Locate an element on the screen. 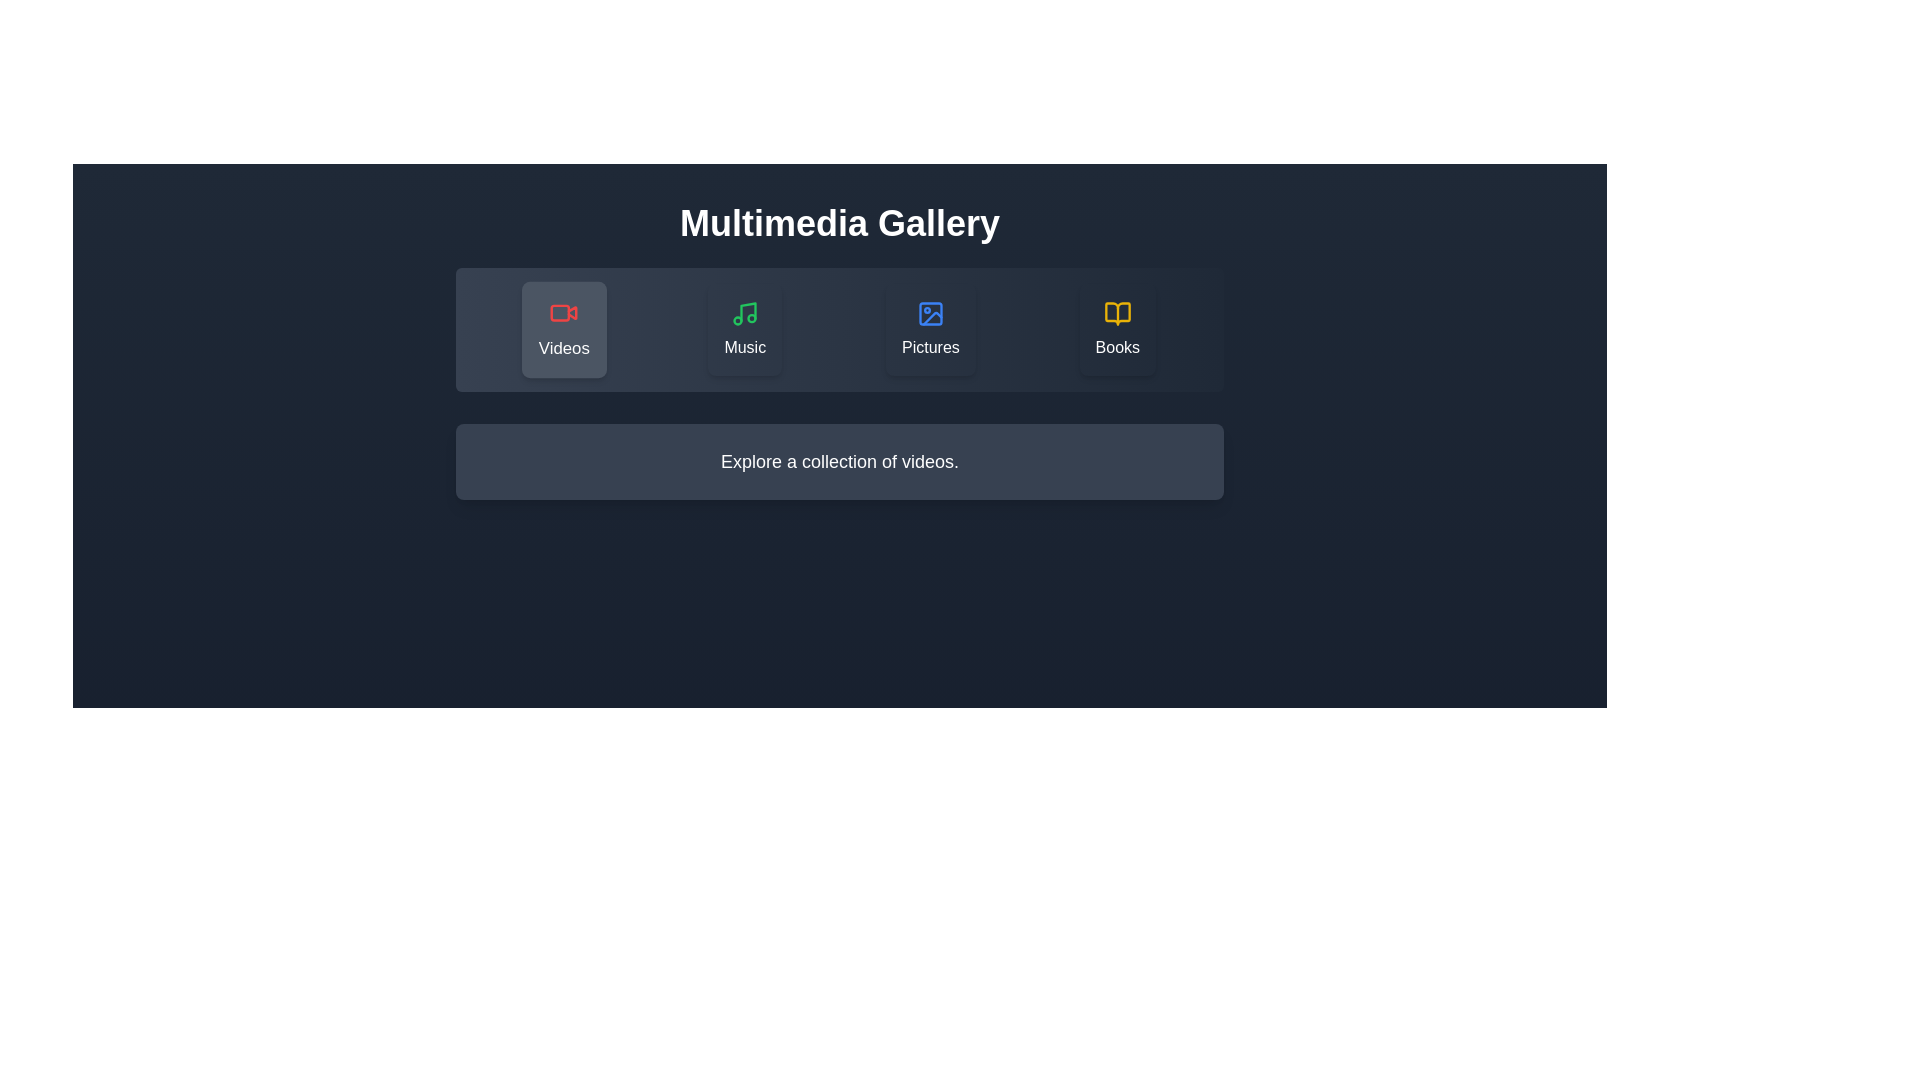 This screenshot has height=1080, width=1920. the Videos category by clicking the corresponding button is located at coordinates (563, 329).